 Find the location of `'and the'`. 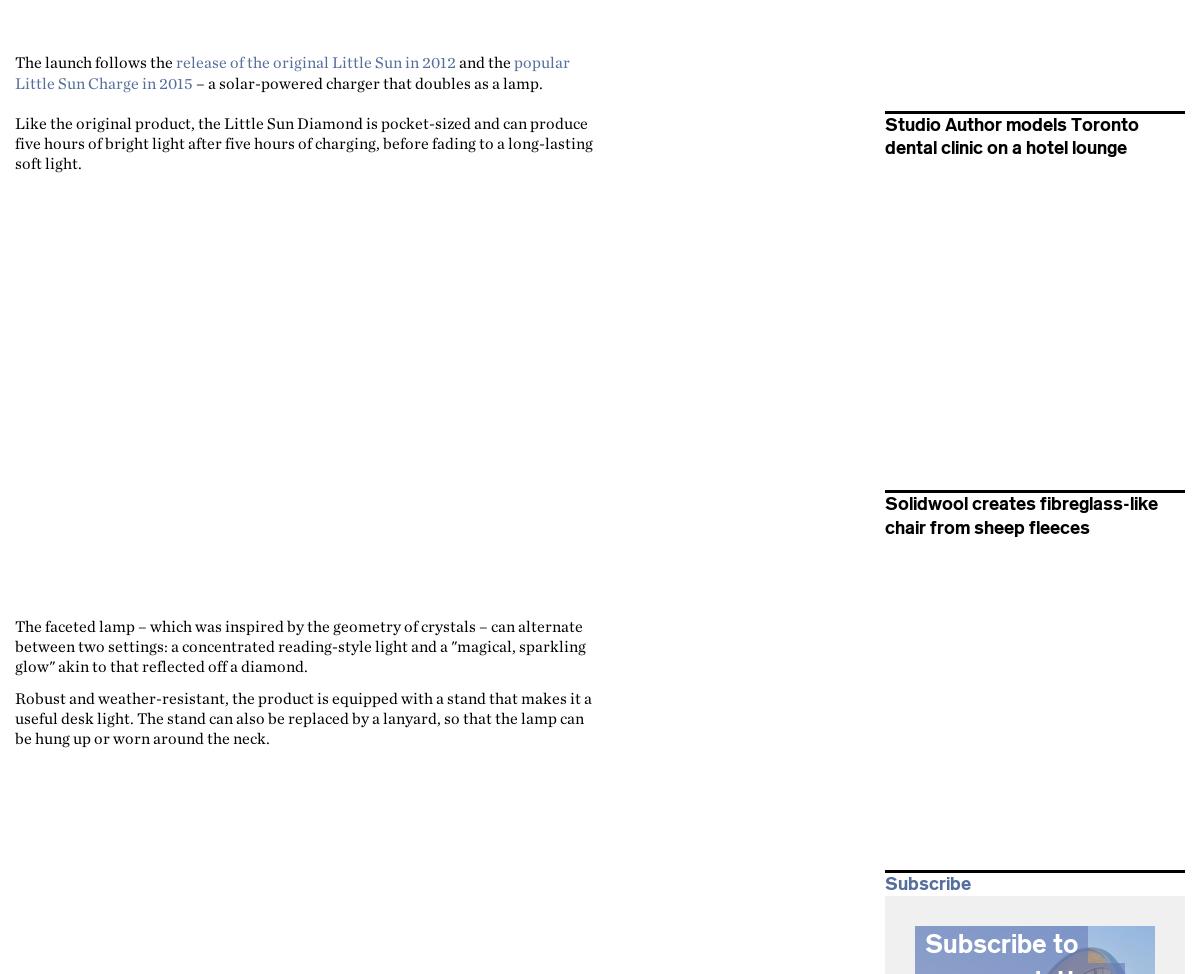

'and the' is located at coordinates (455, 62).